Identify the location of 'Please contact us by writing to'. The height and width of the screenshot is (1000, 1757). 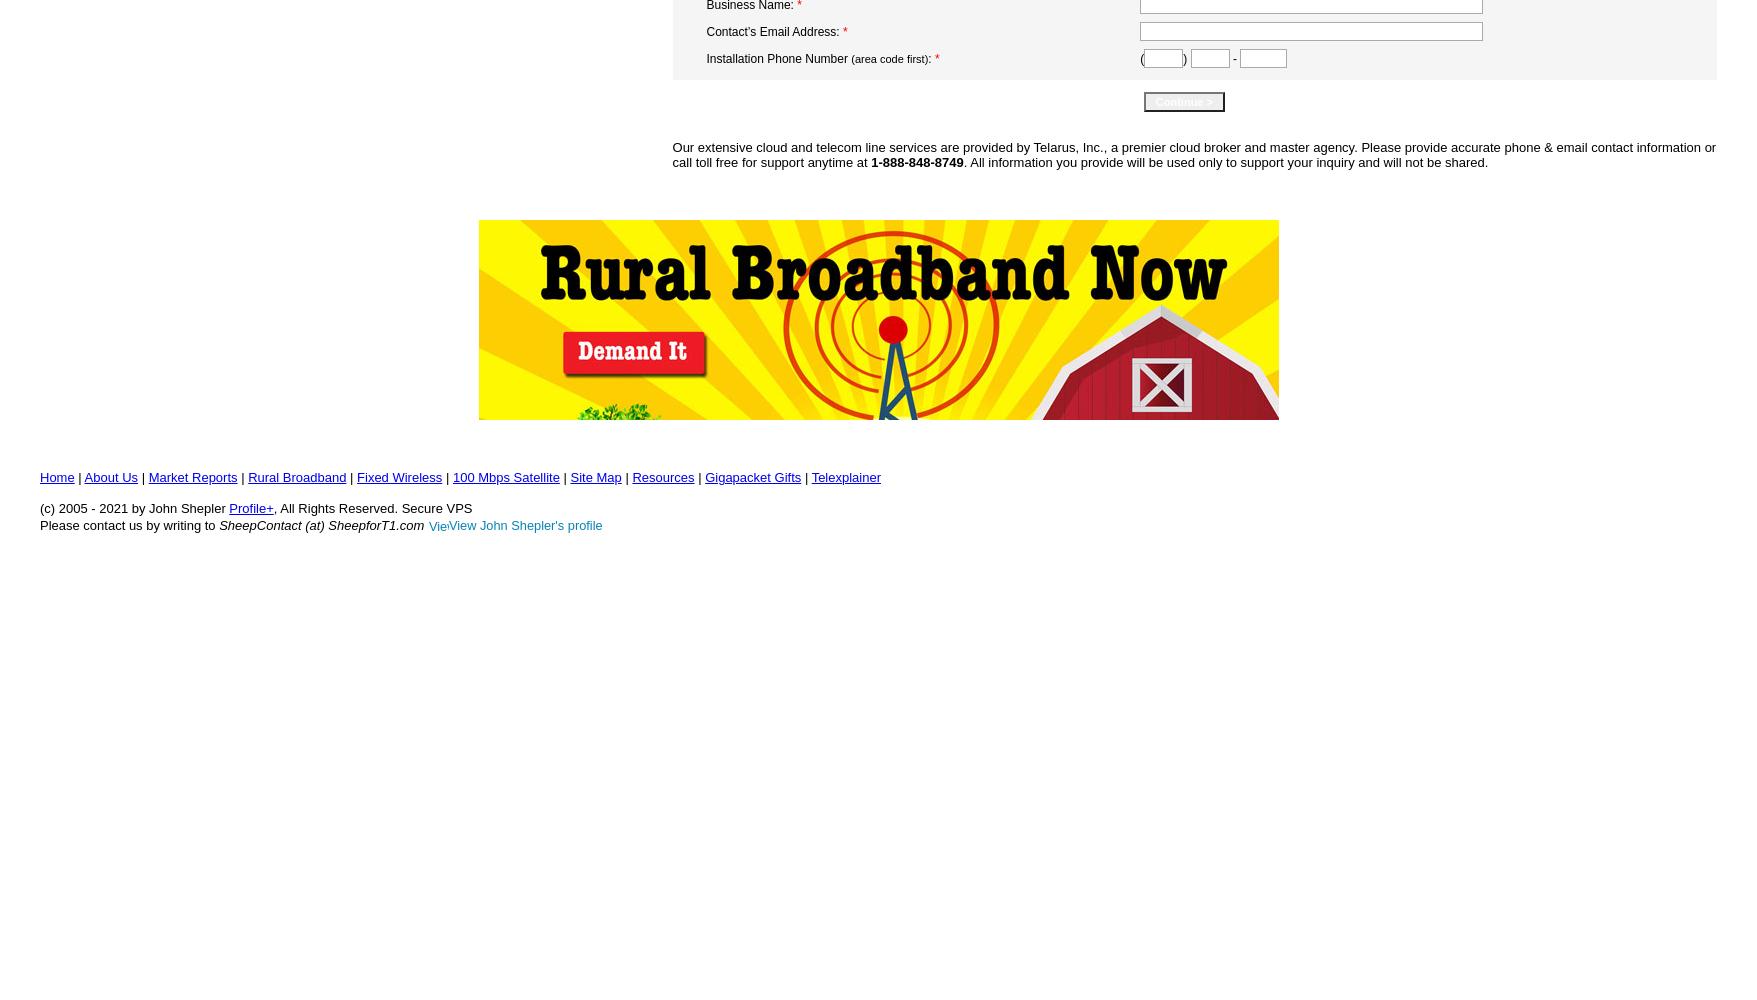
(128, 525).